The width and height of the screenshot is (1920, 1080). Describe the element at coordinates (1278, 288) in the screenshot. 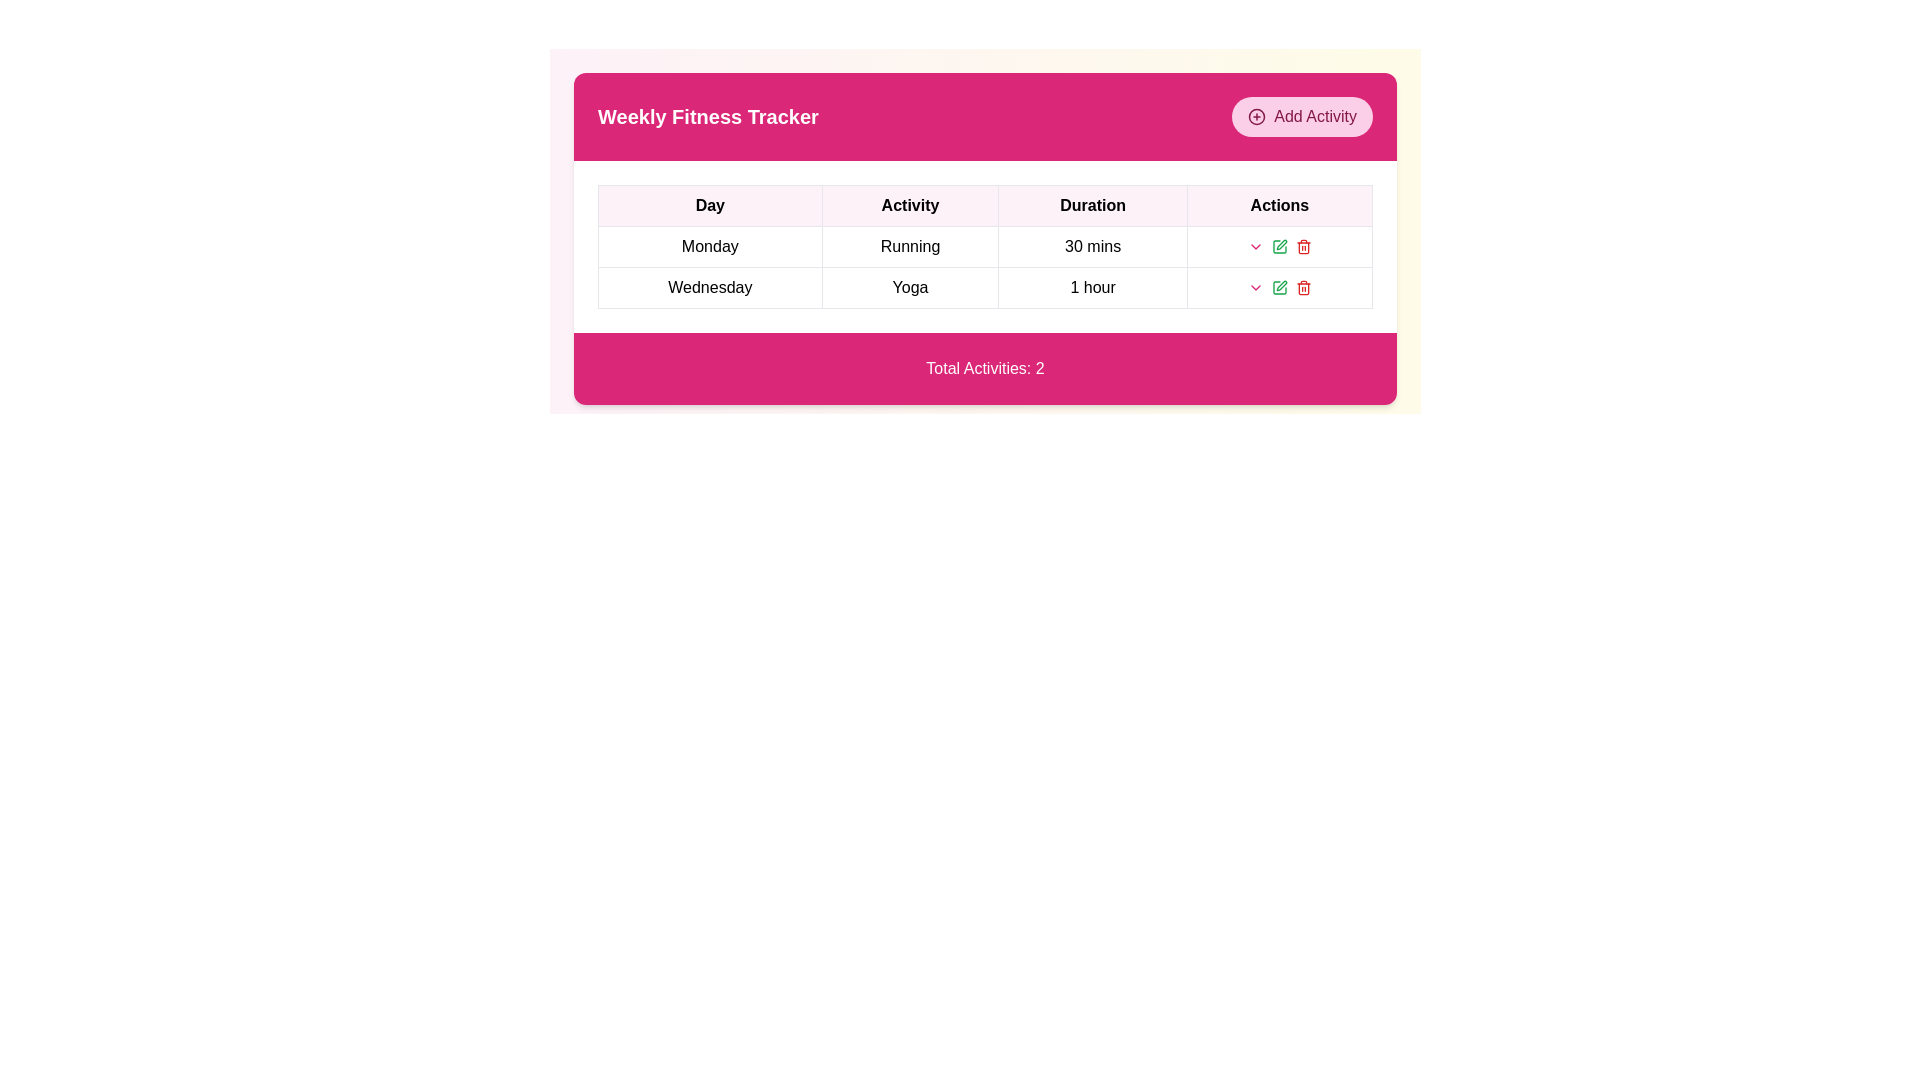

I see `the green pen icon button located in the second row of icons under the 'Actions' column` at that location.